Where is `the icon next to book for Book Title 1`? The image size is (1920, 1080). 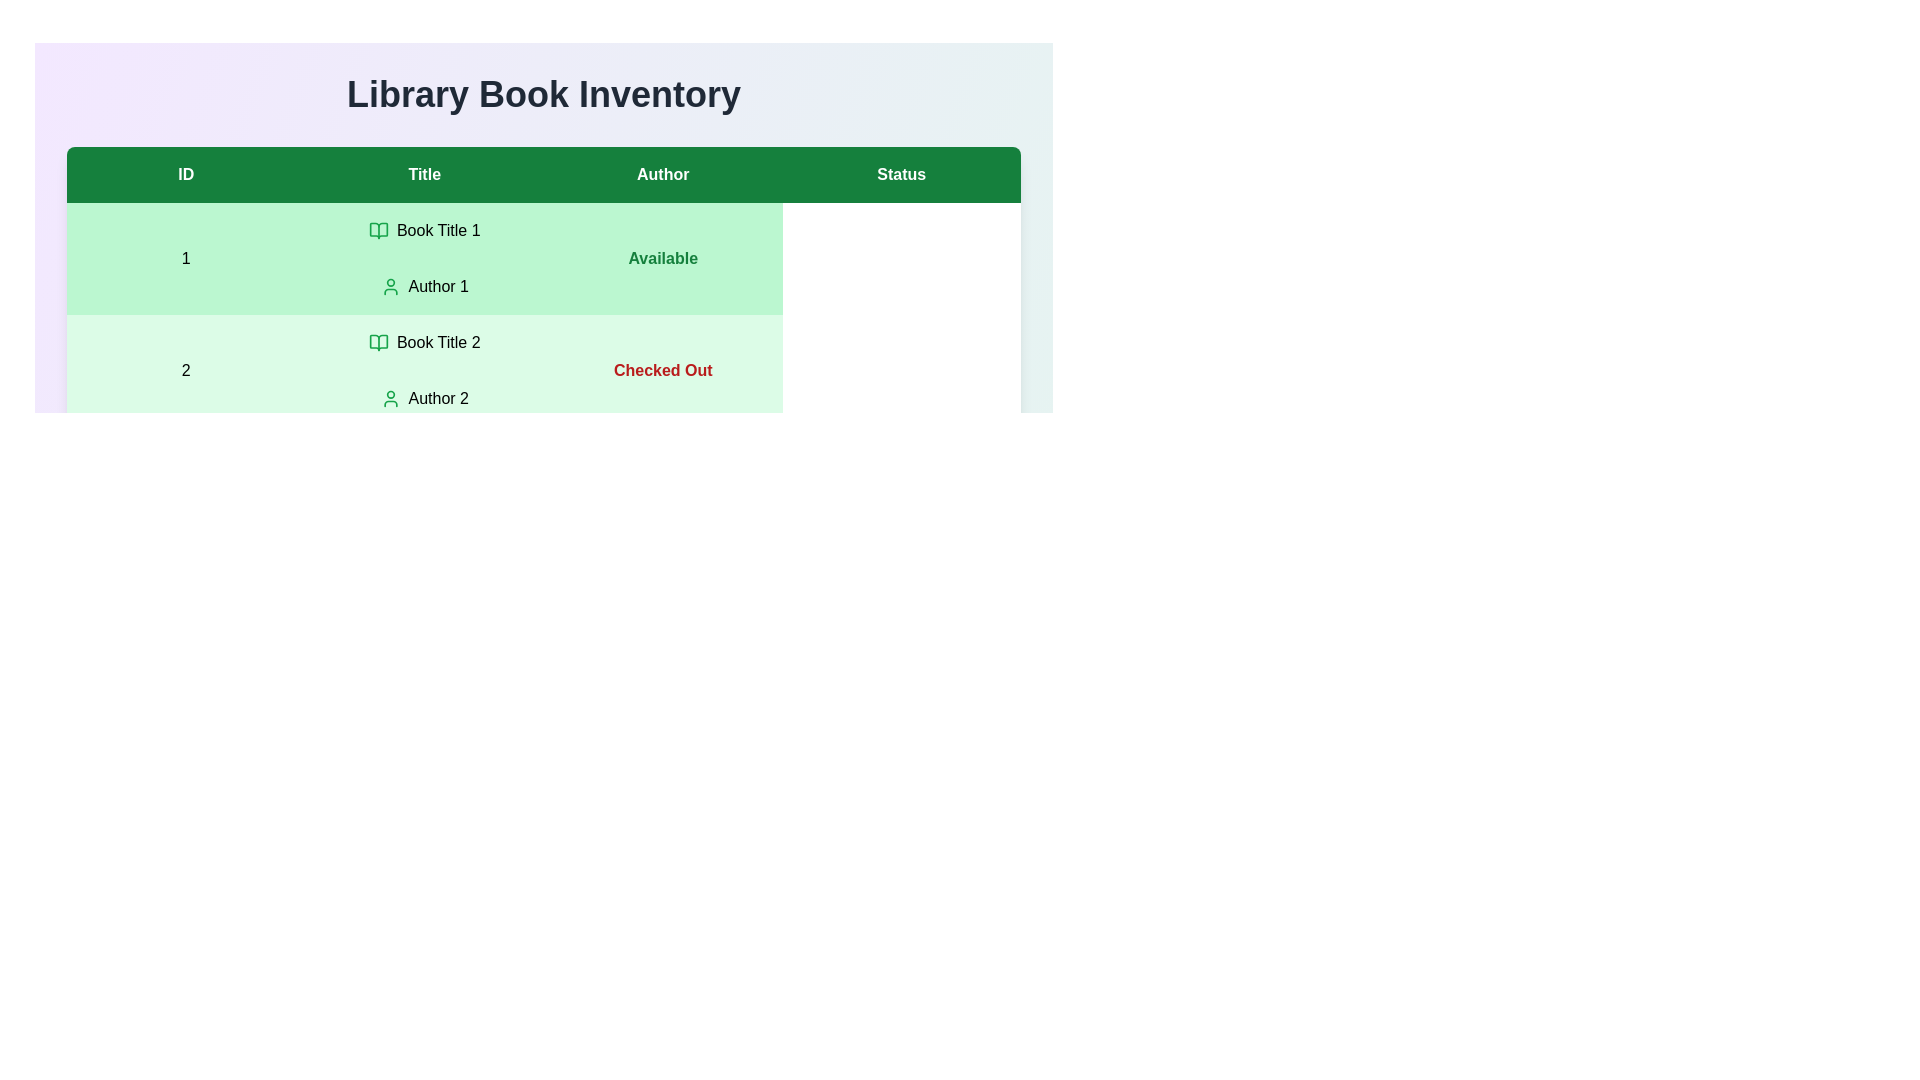
the icon next to book for Book Title 1 is located at coordinates (379, 230).